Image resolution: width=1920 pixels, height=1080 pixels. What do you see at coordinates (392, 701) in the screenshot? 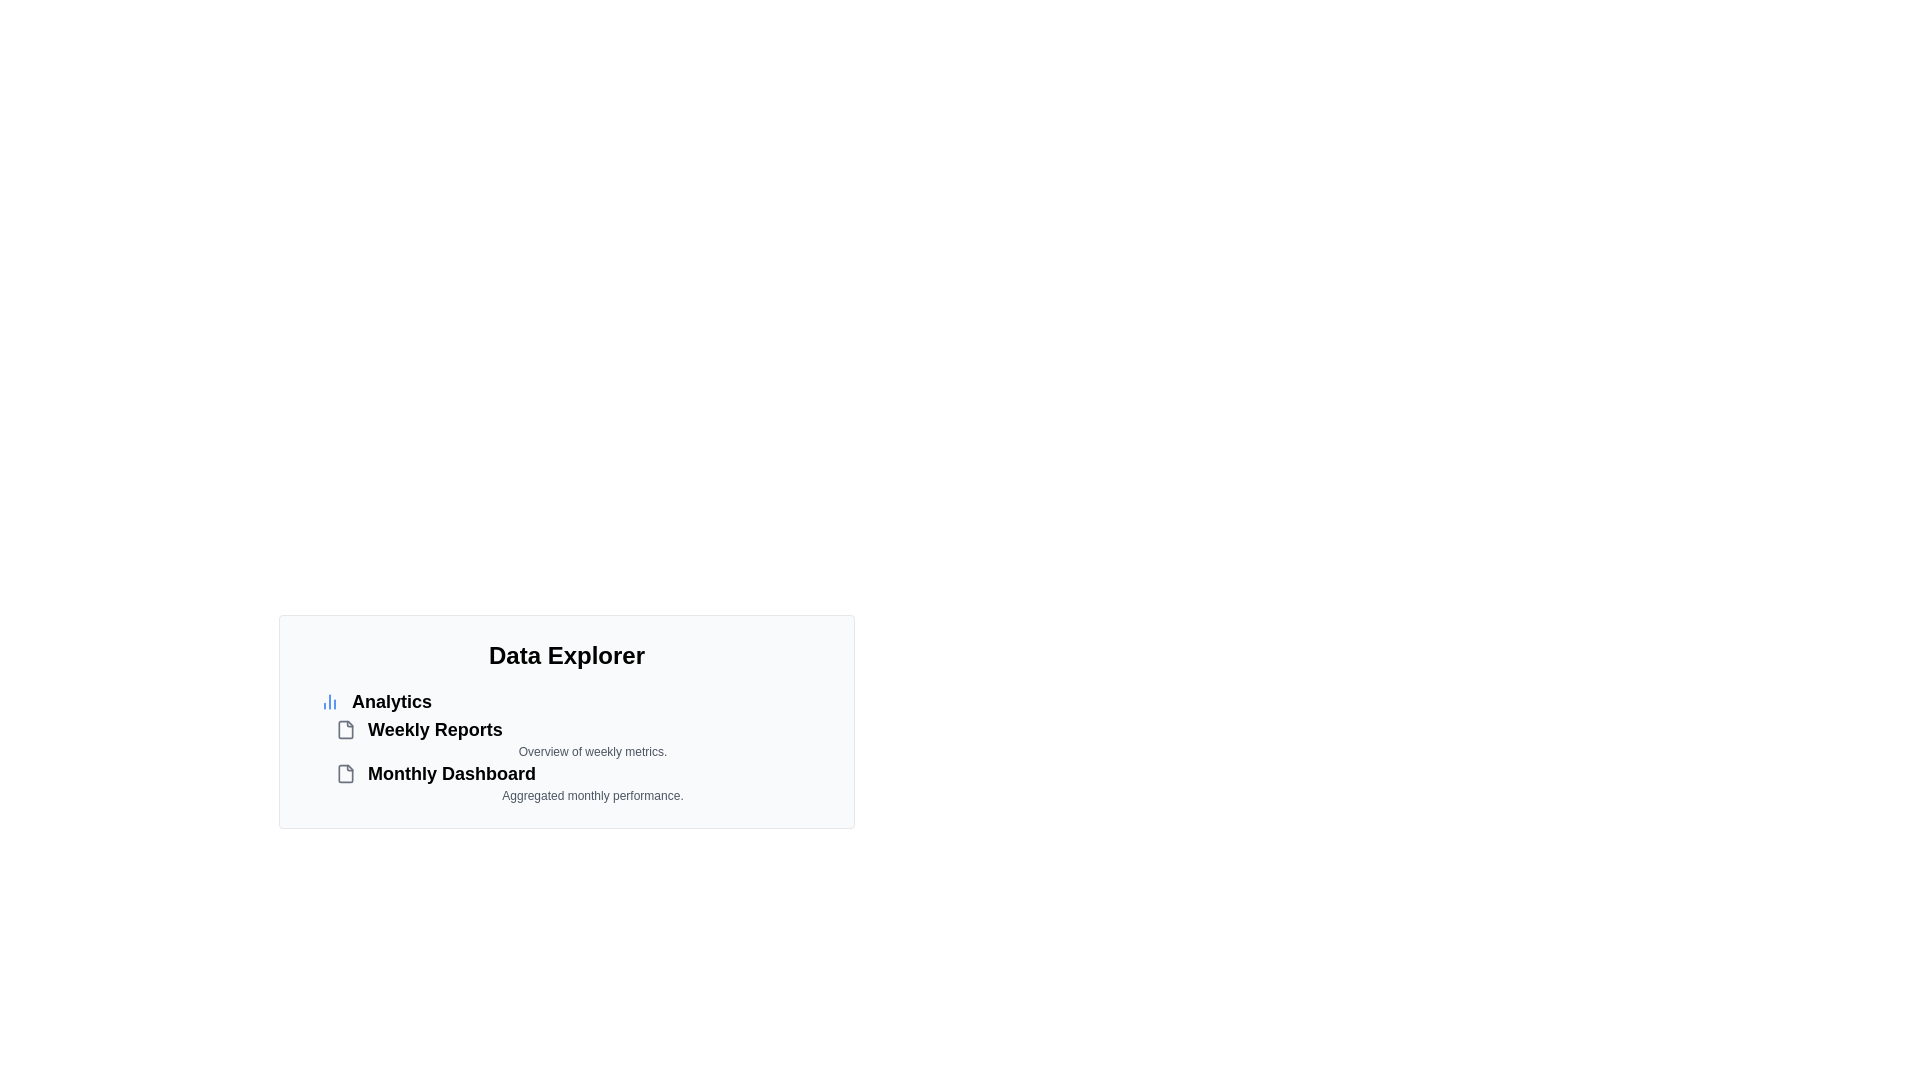
I see `the 'Analytics' text label located in the 'Data Explorer' section, which is displayed in bold font and positioned near the blue chart icon` at bounding box center [392, 701].